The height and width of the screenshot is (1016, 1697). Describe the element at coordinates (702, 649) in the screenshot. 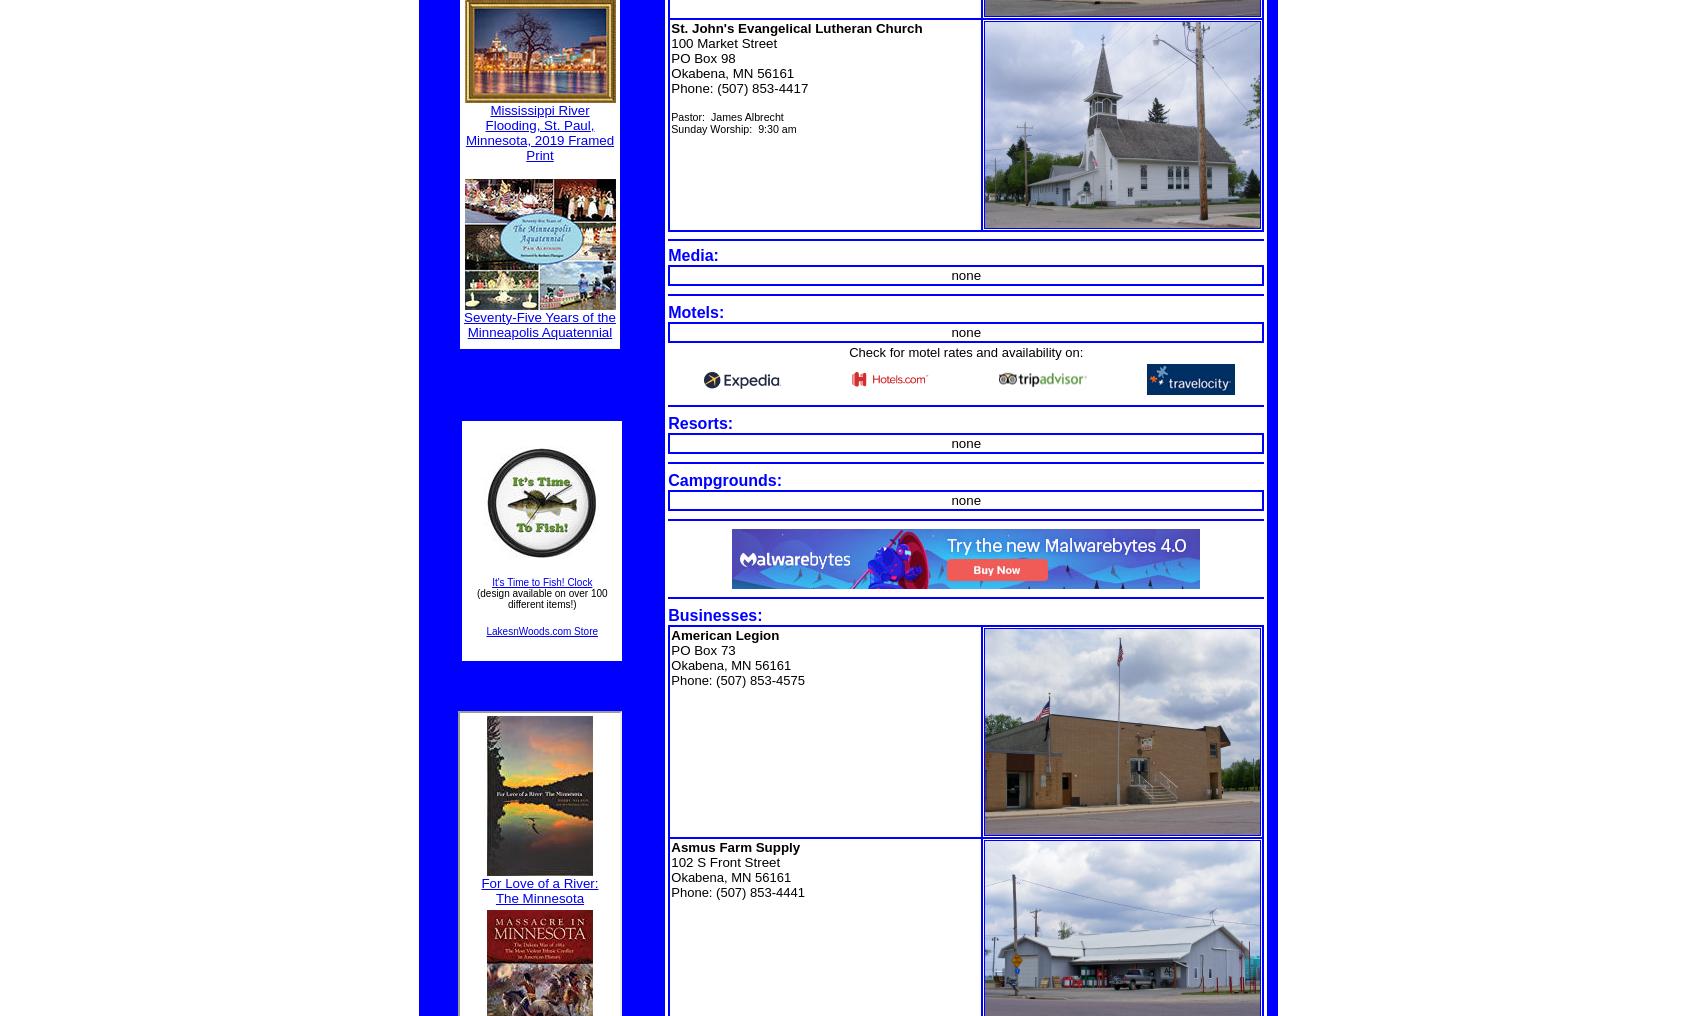

I see `'PO Box 73'` at that location.